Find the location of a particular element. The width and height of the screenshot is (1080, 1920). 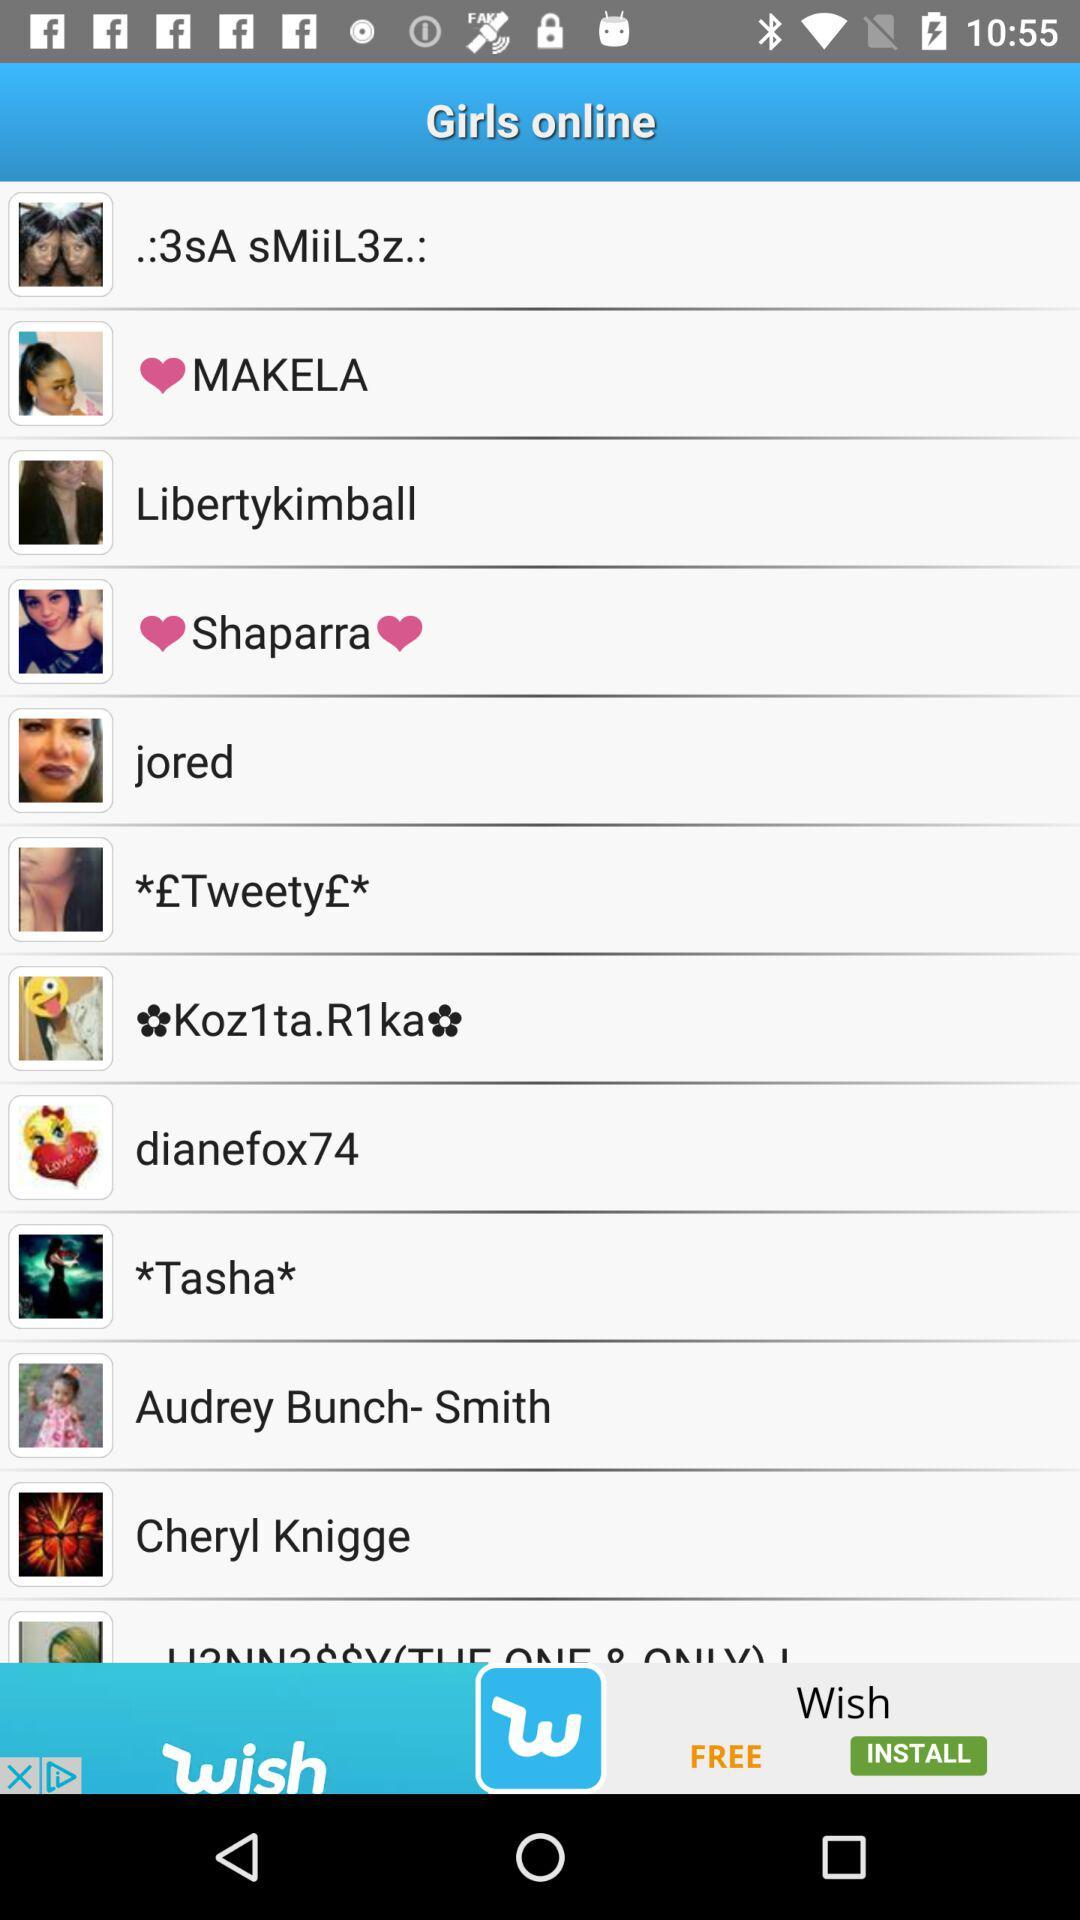

sum button is located at coordinates (59, 888).